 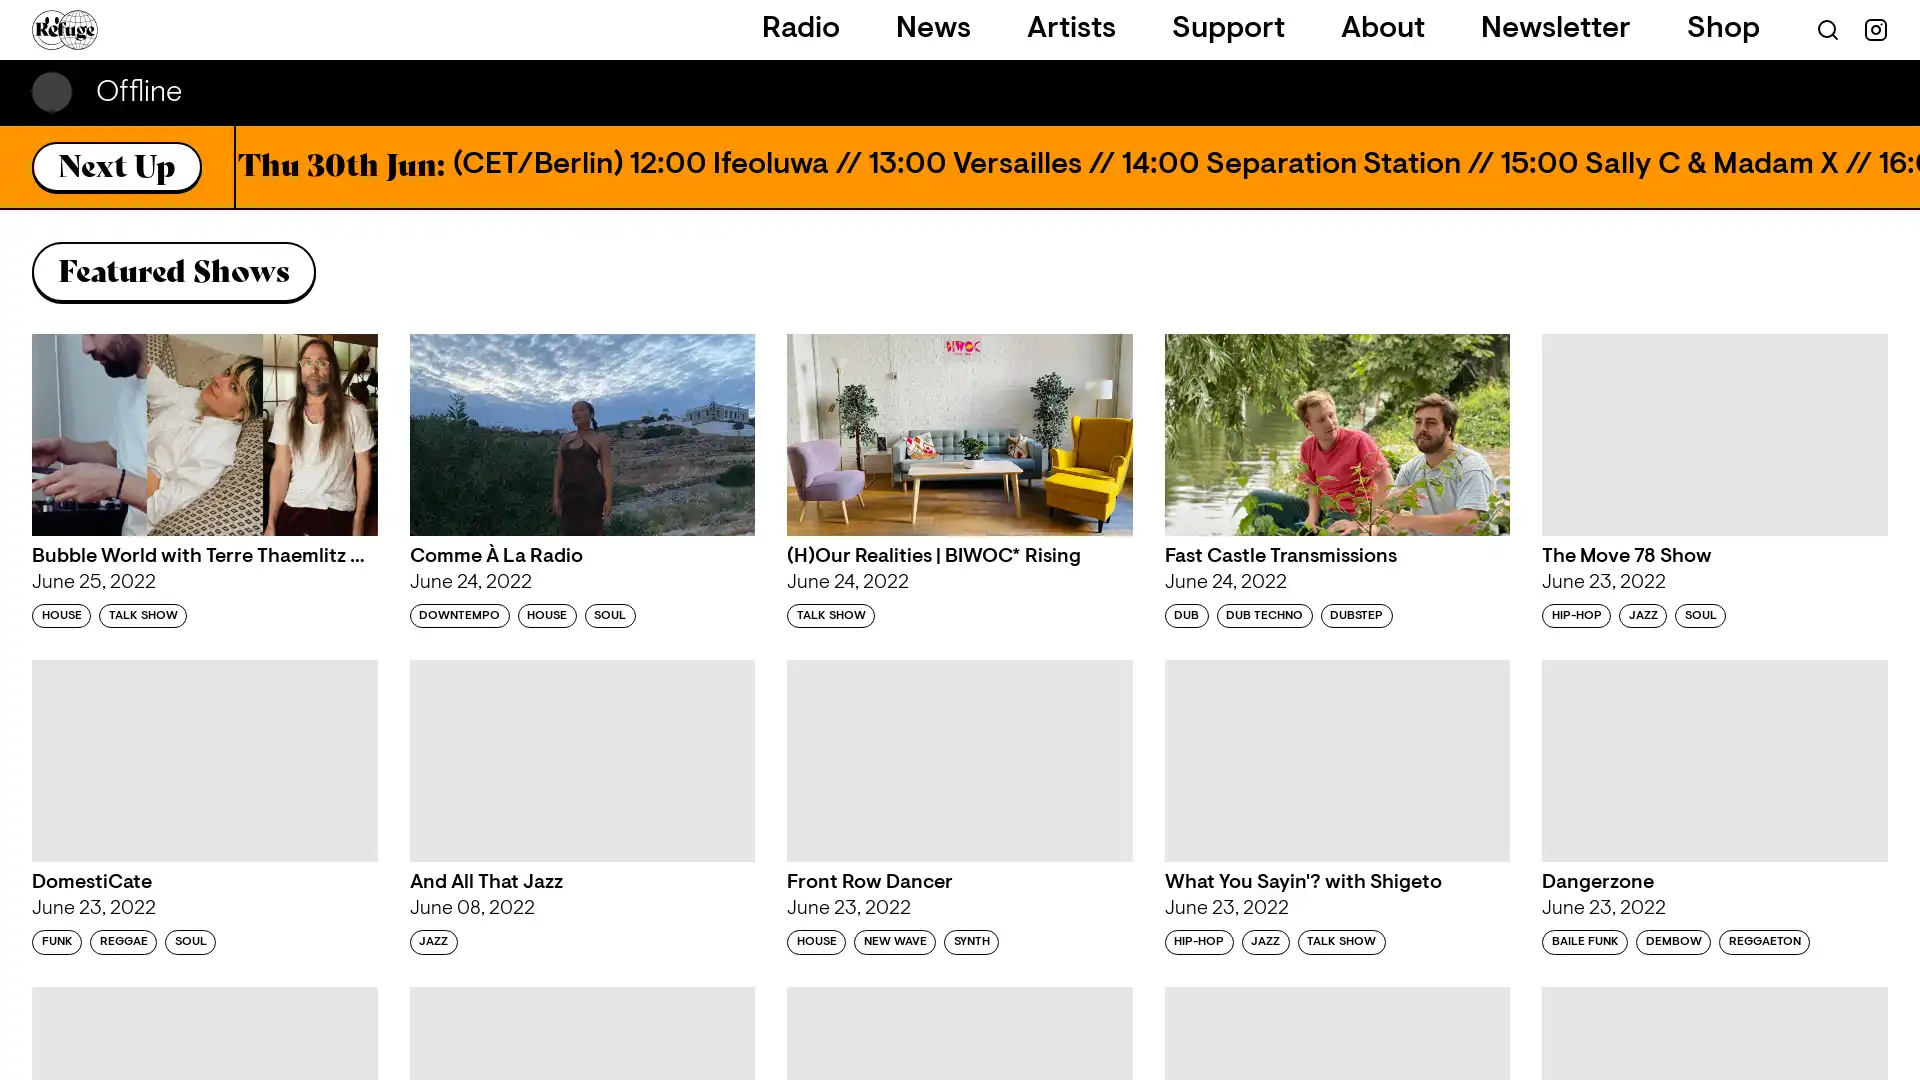 What do you see at coordinates (1713, 434) in the screenshot?
I see `The Move 78 Show` at bounding box center [1713, 434].